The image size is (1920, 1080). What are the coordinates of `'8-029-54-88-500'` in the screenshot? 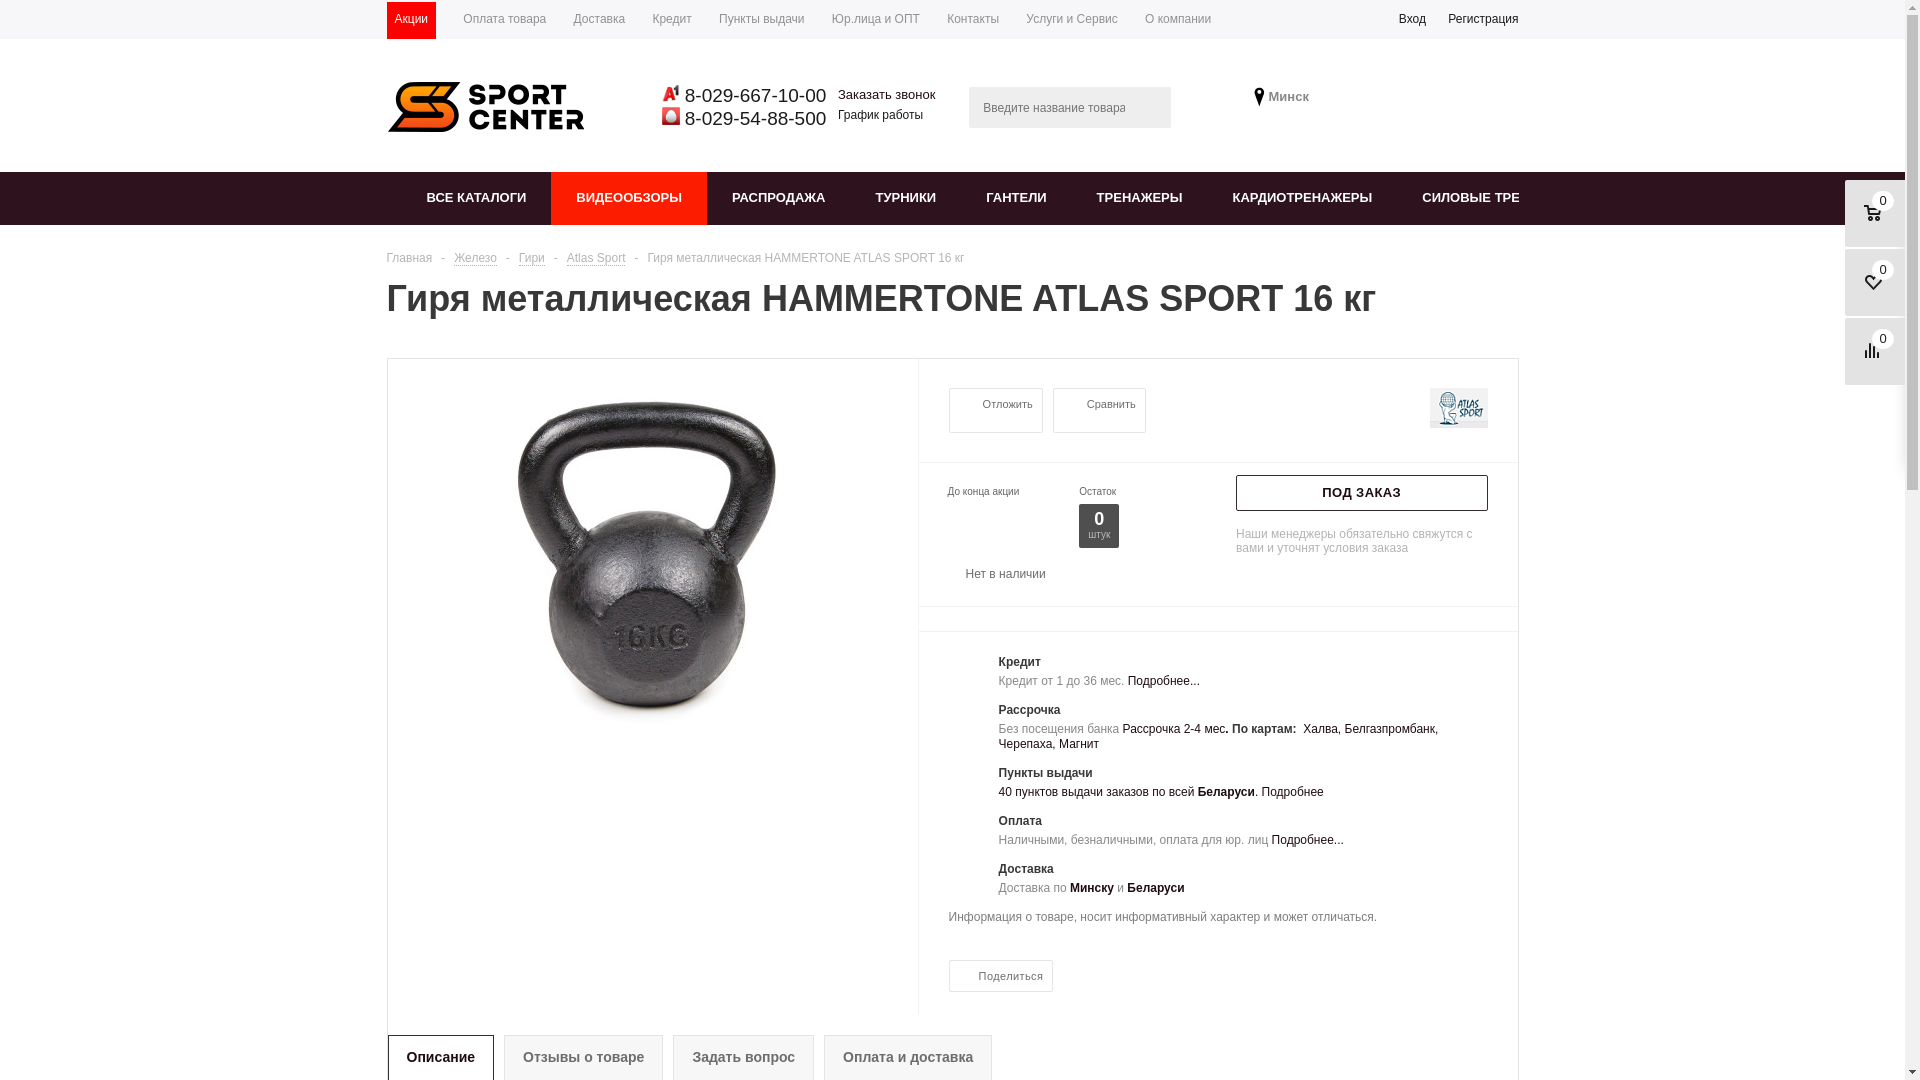 It's located at (680, 118).